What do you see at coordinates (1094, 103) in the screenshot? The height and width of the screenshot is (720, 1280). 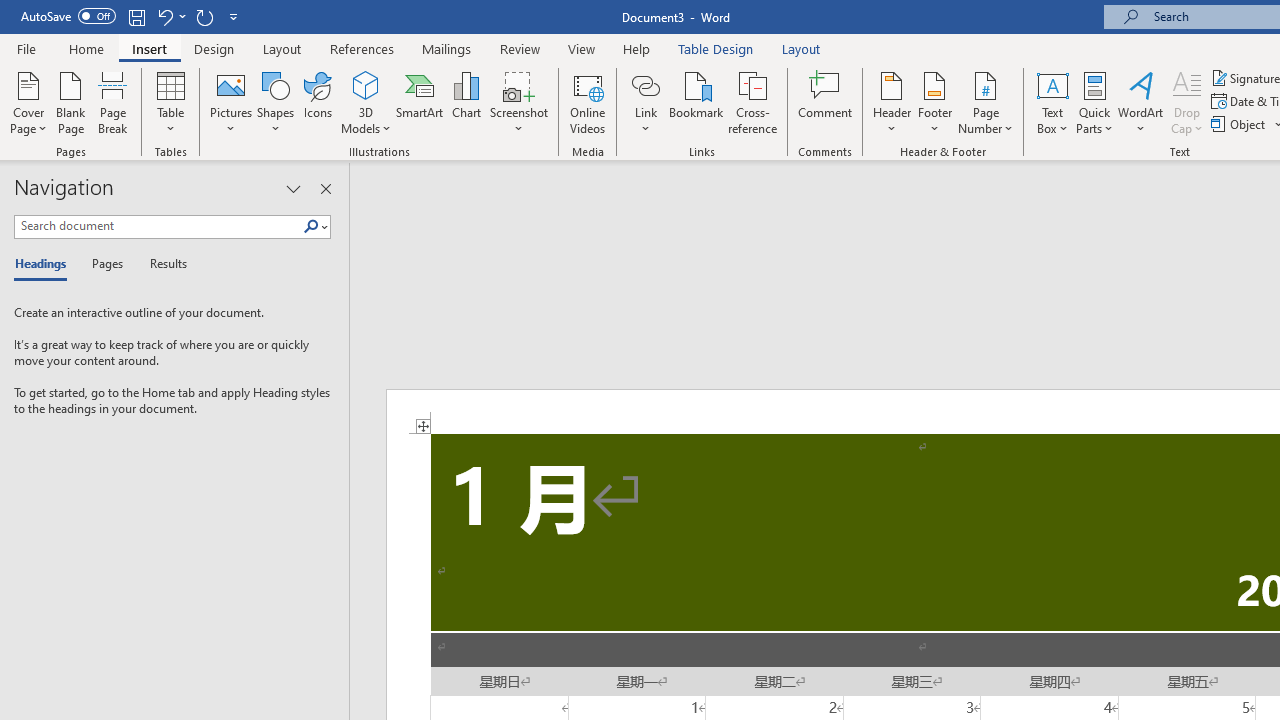 I see `'Quick Parts'` at bounding box center [1094, 103].